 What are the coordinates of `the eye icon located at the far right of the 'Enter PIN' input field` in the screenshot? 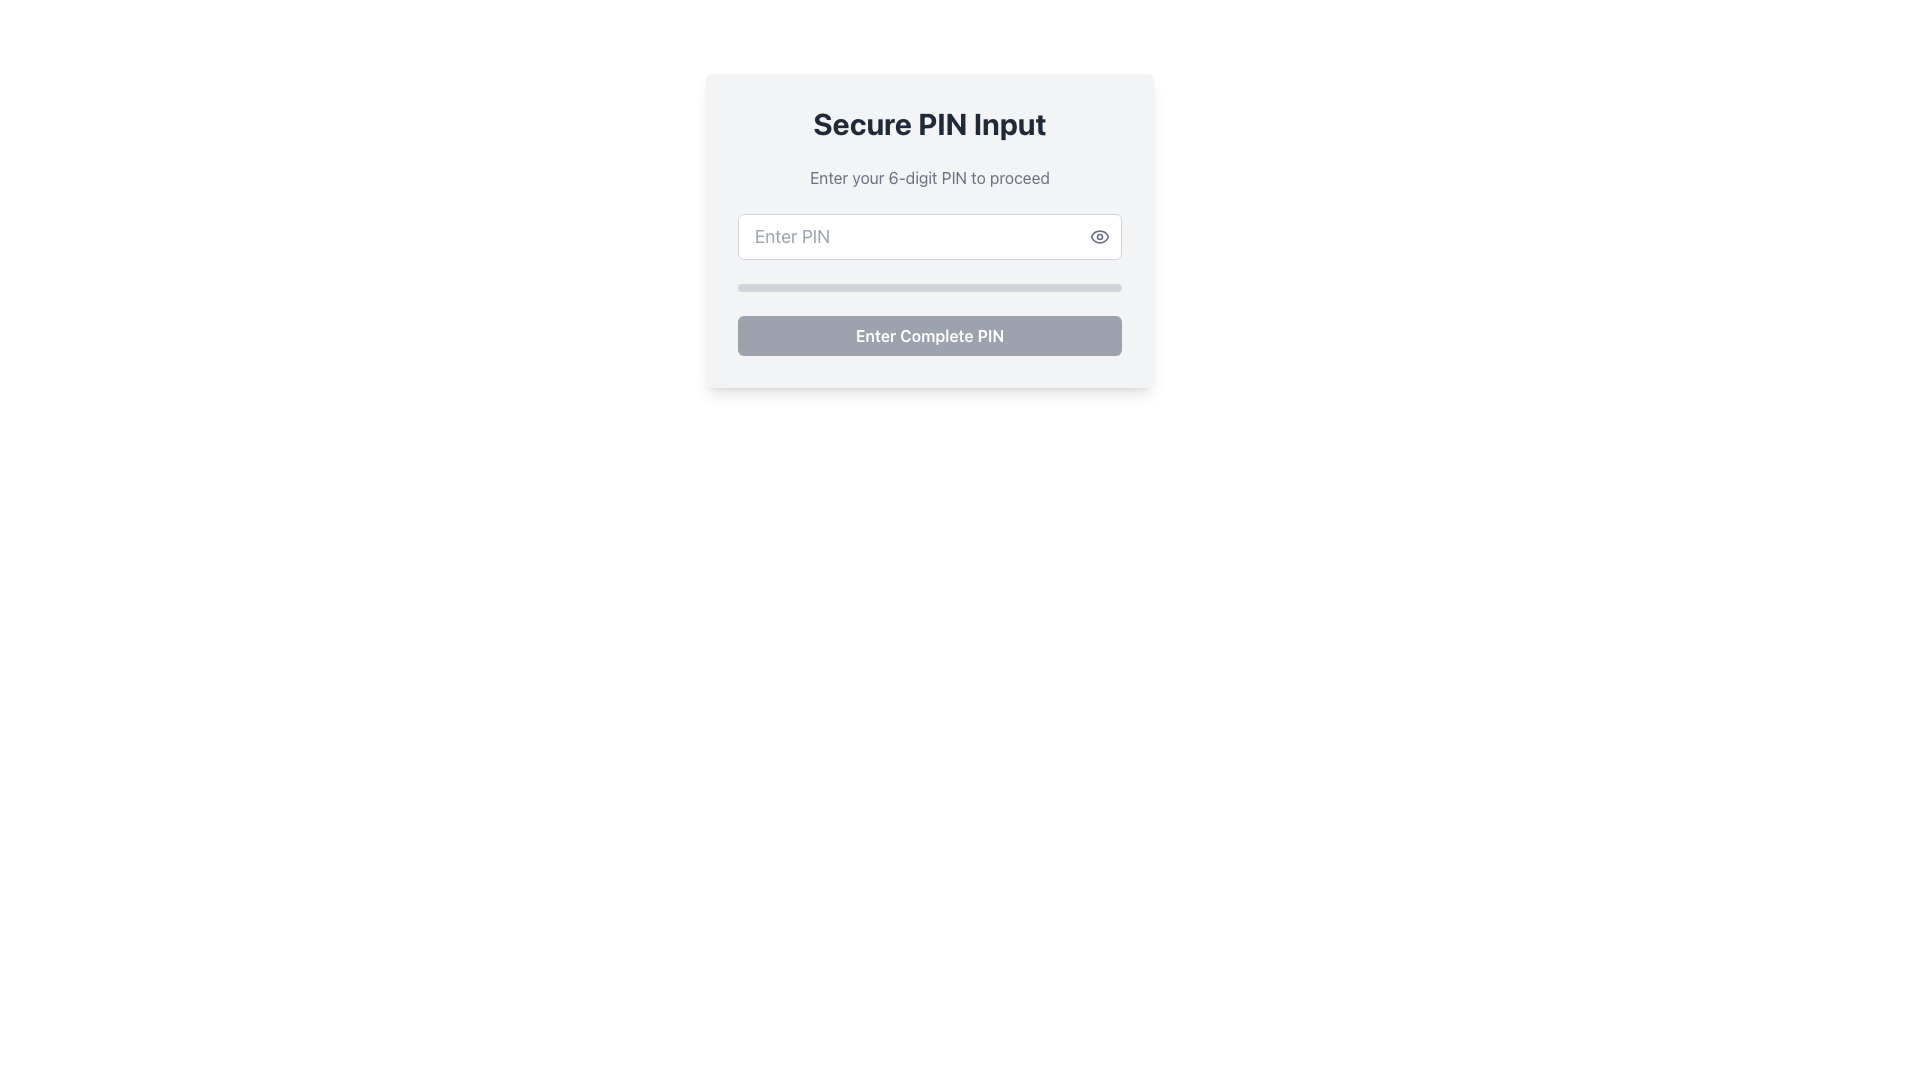 It's located at (1098, 235).